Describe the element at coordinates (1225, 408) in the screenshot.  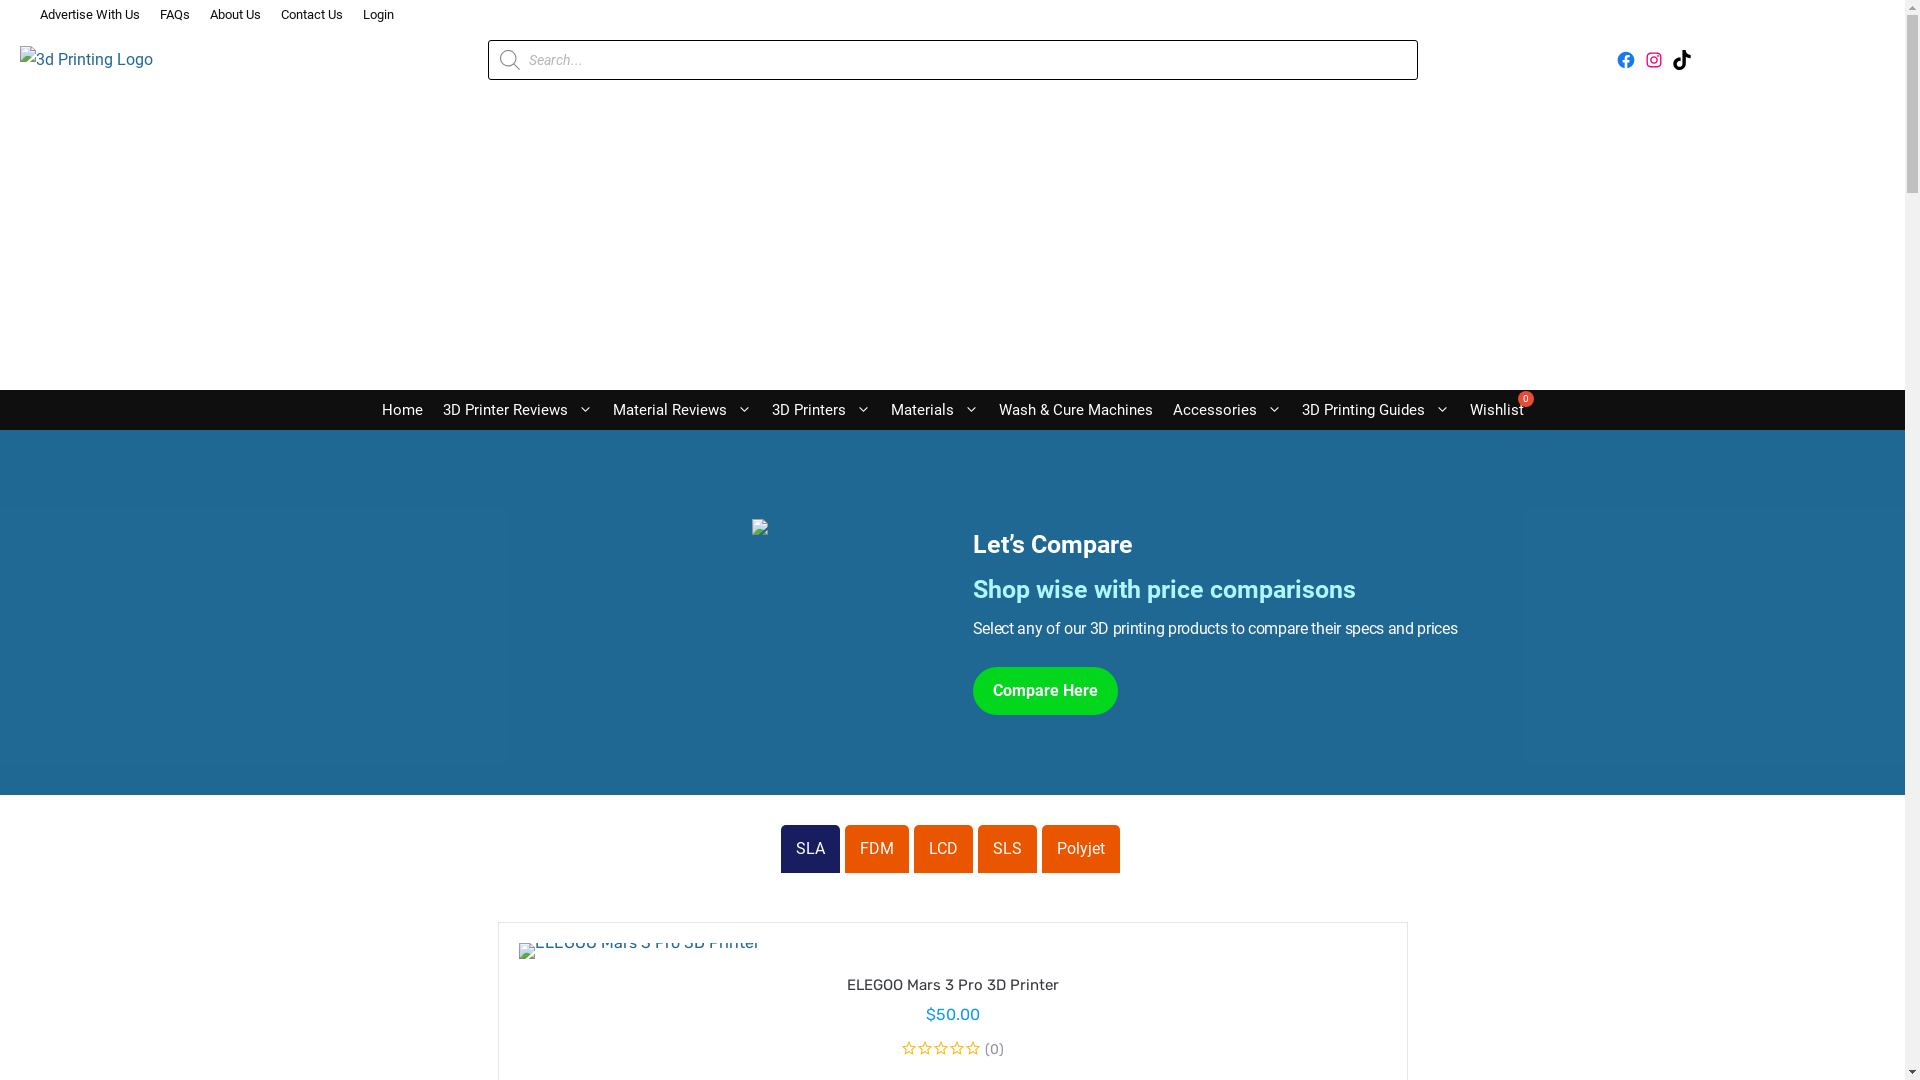
I see `'Accessories'` at that location.